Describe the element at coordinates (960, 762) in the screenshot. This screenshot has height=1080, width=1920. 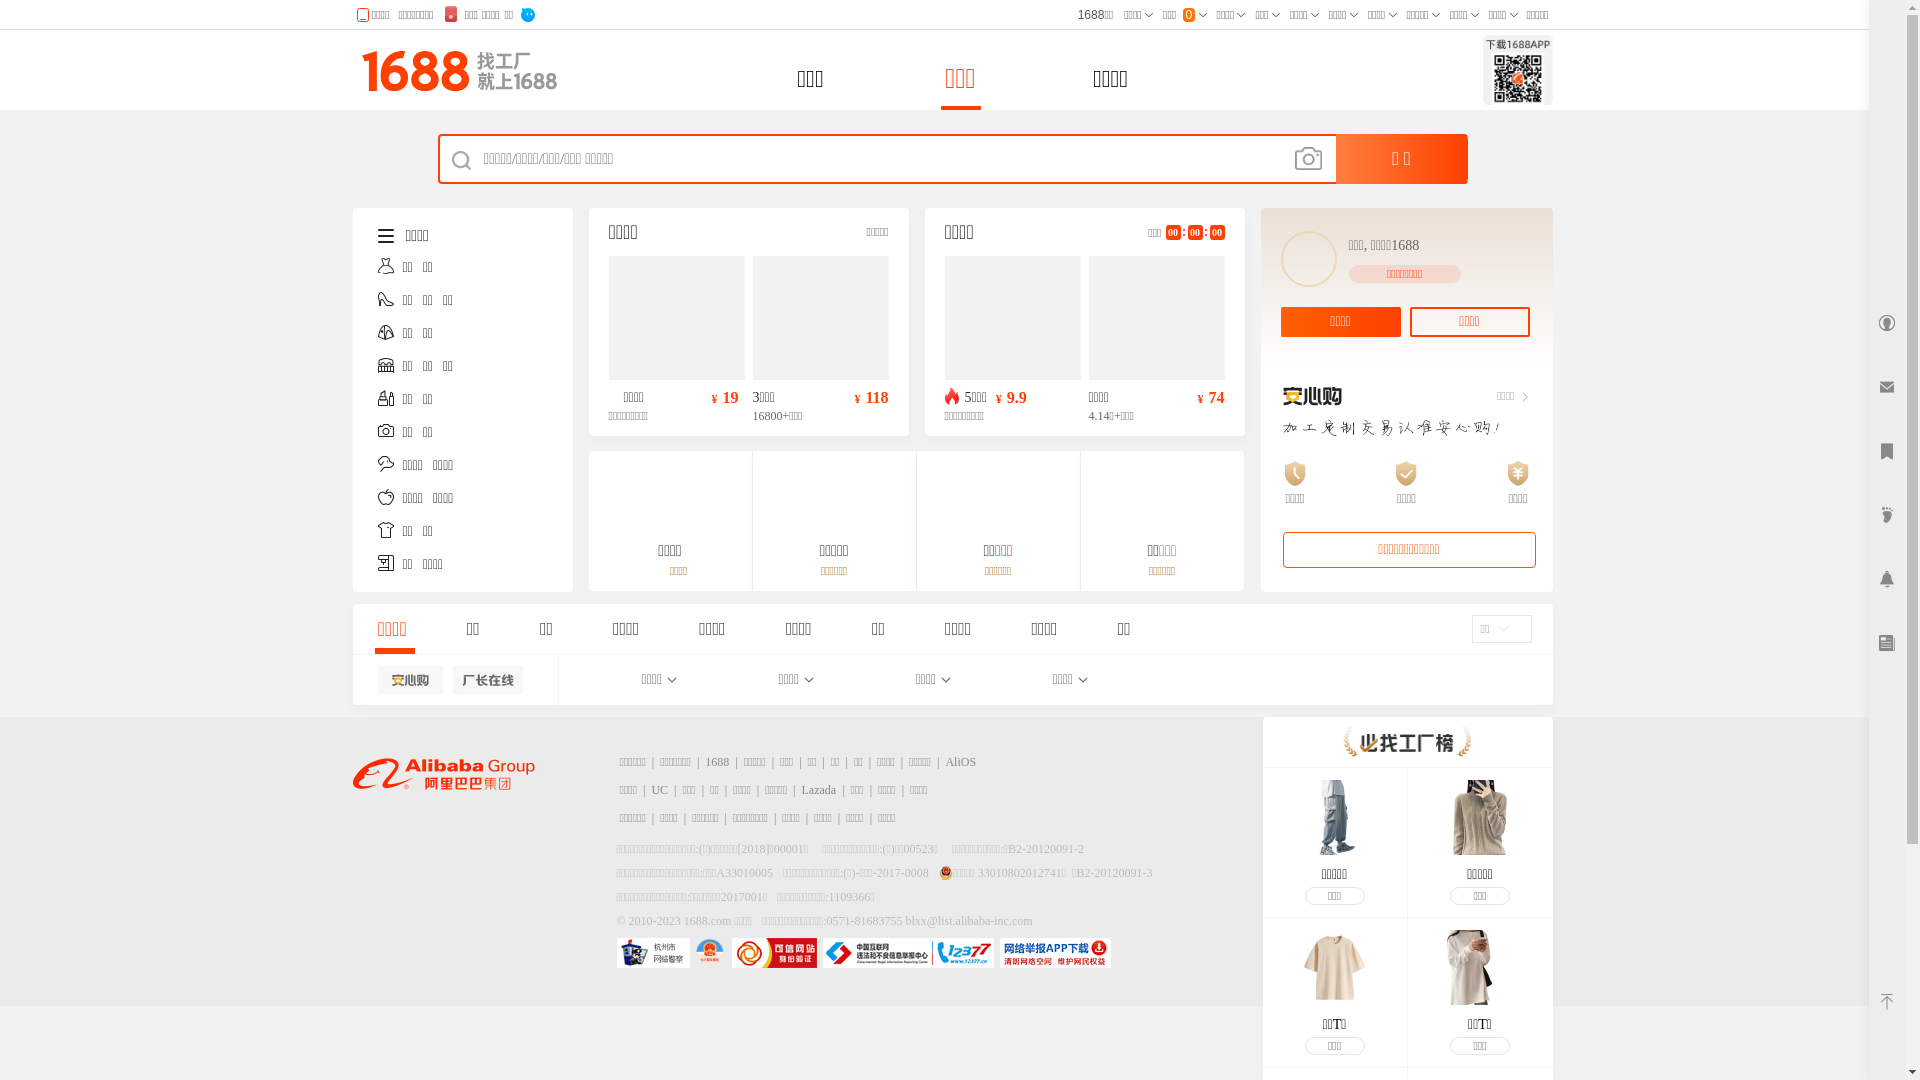
I see `'AliOS'` at that location.